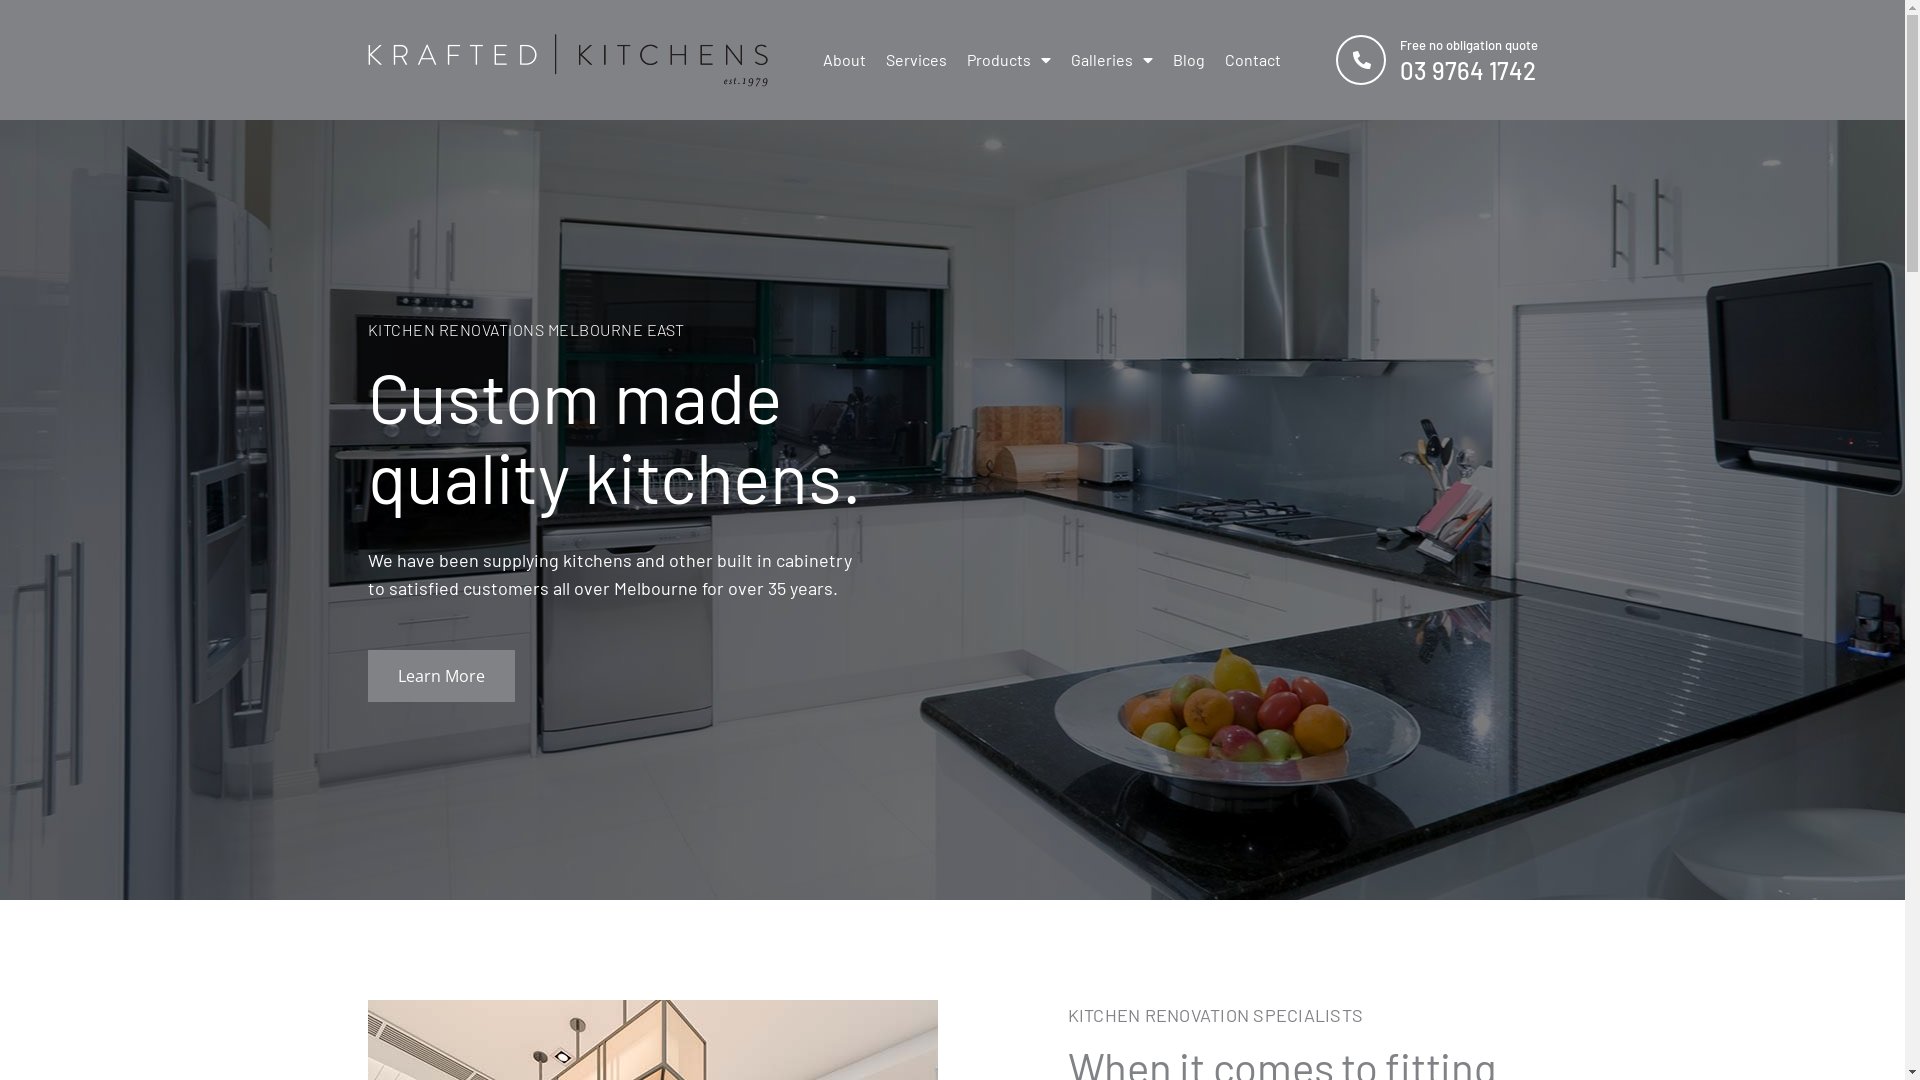 The width and height of the screenshot is (1920, 1080). I want to click on 'Galleries', so click(1109, 59).